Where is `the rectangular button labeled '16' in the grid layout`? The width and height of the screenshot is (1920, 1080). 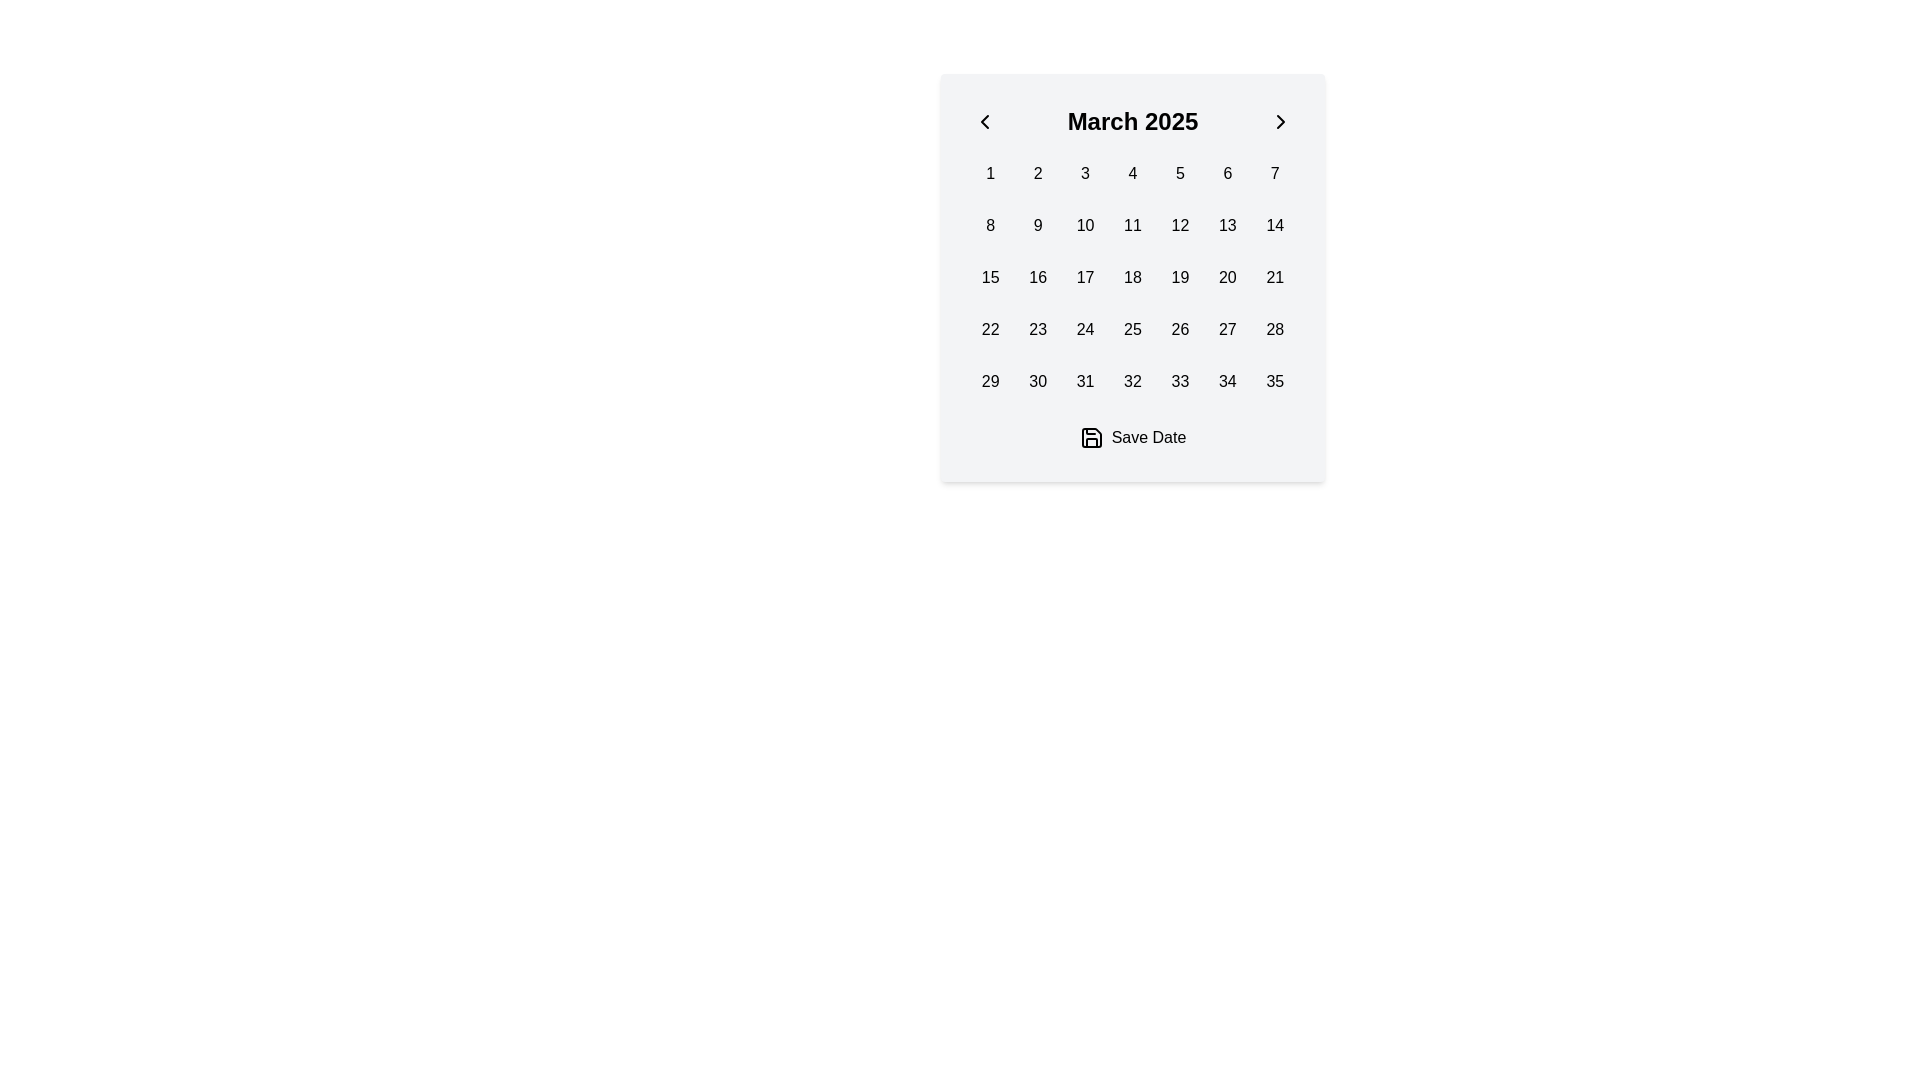
the rectangular button labeled '16' in the grid layout is located at coordinates (1037, 277).